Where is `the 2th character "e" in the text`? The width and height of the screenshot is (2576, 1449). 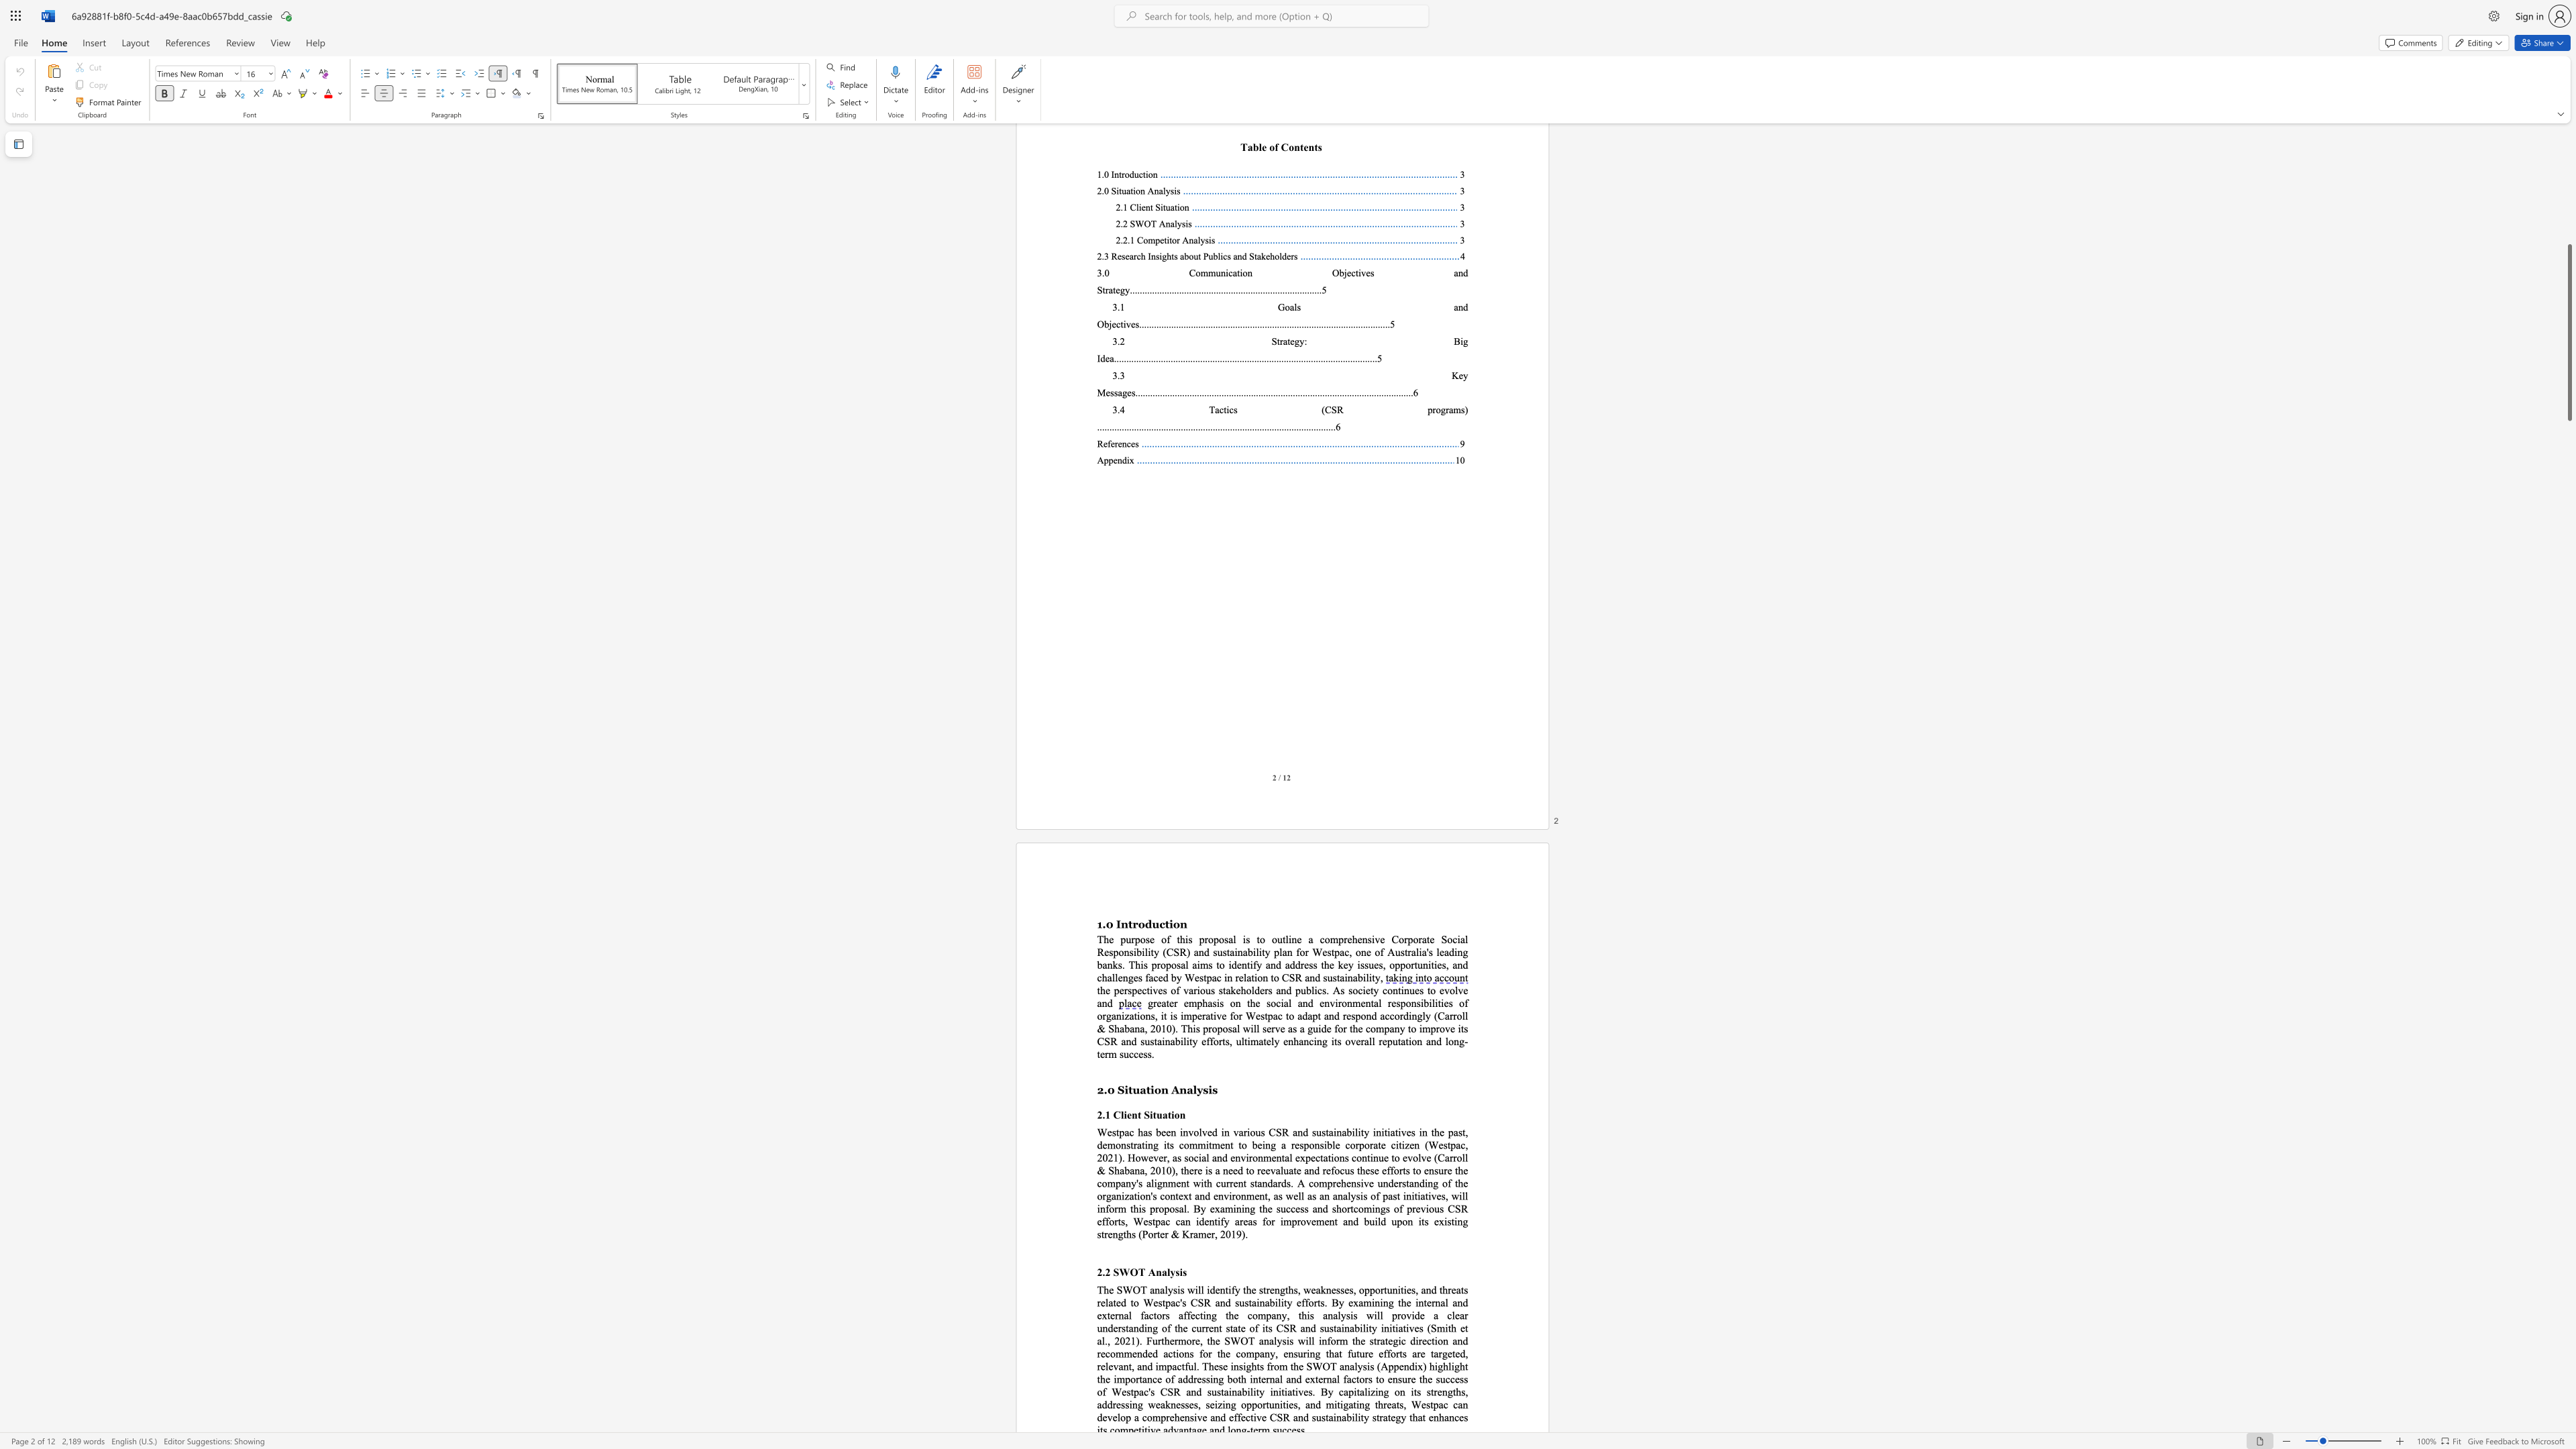 the 2th character "e" in the text is located at coordinates (1331, 964).